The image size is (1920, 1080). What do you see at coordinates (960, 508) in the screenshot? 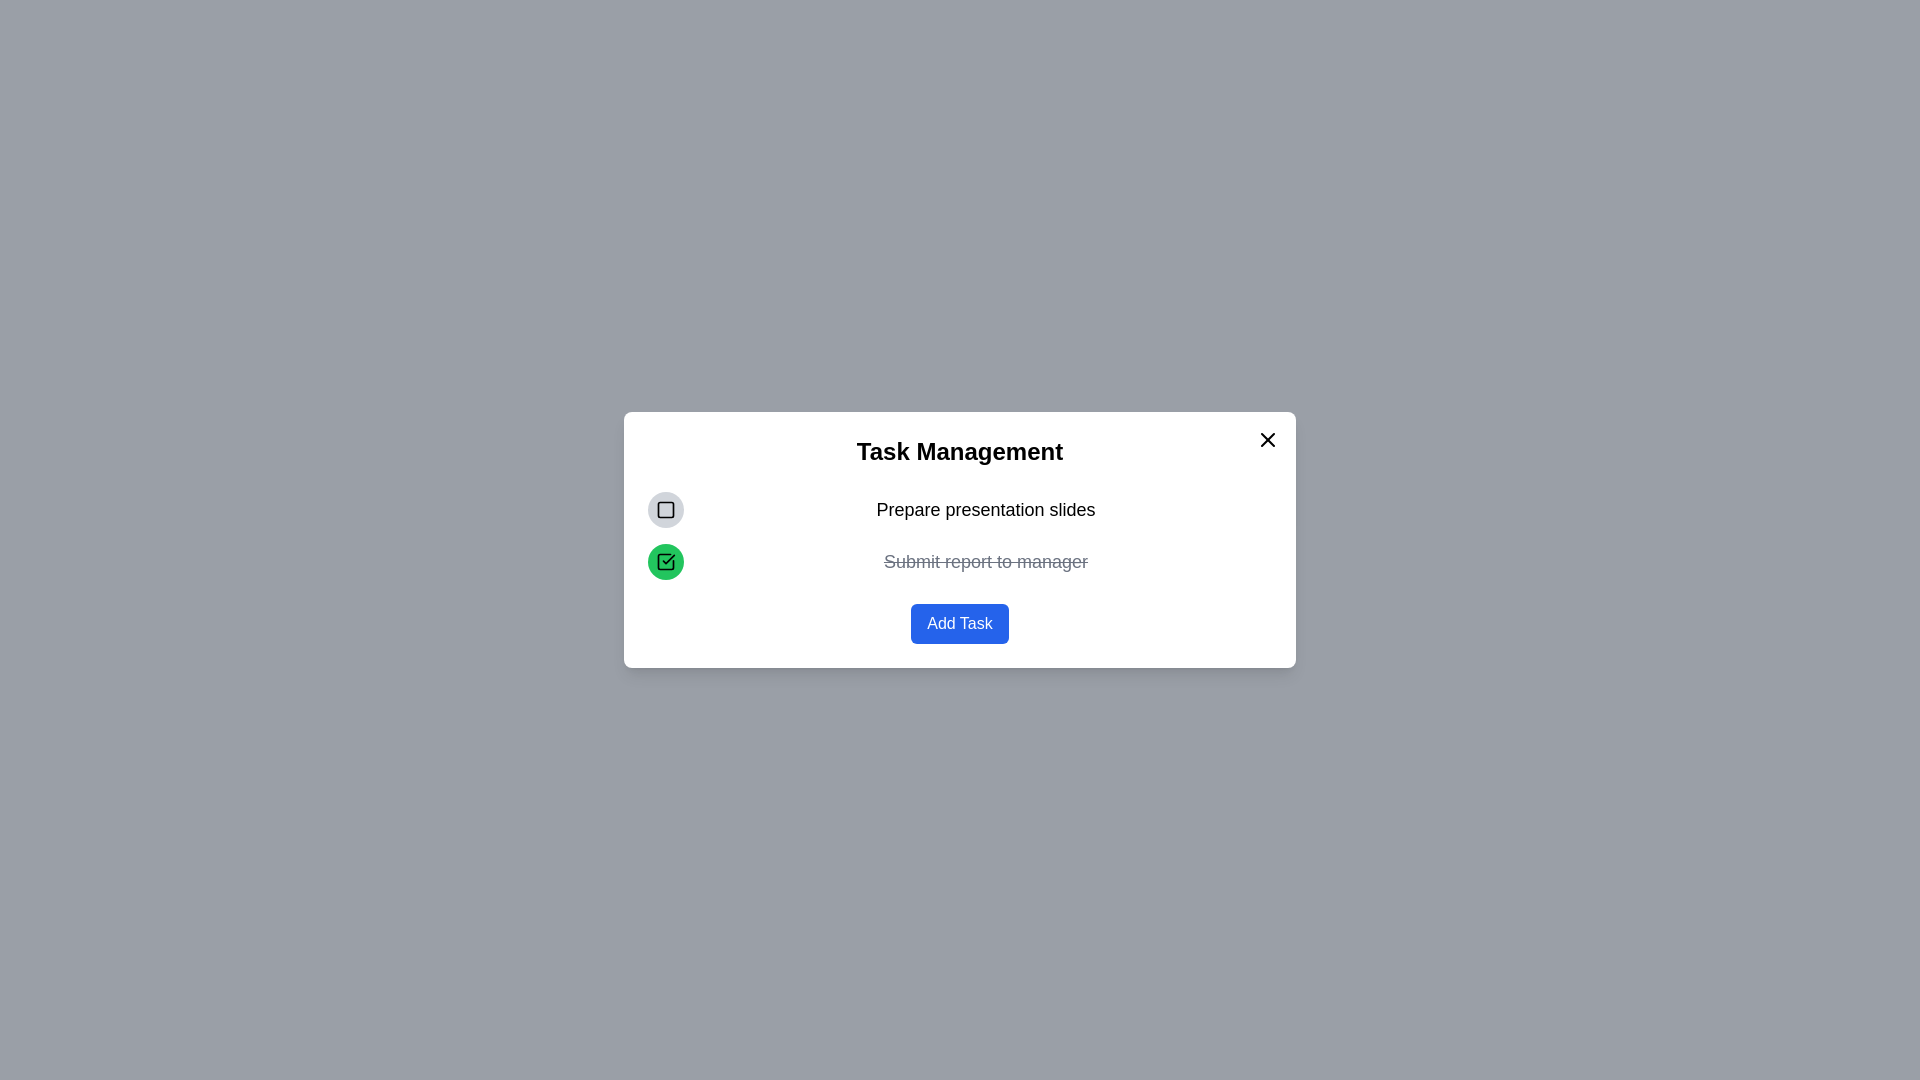
I see `the text 'Prepare presentation slides'` at bounding box center [960, 508].